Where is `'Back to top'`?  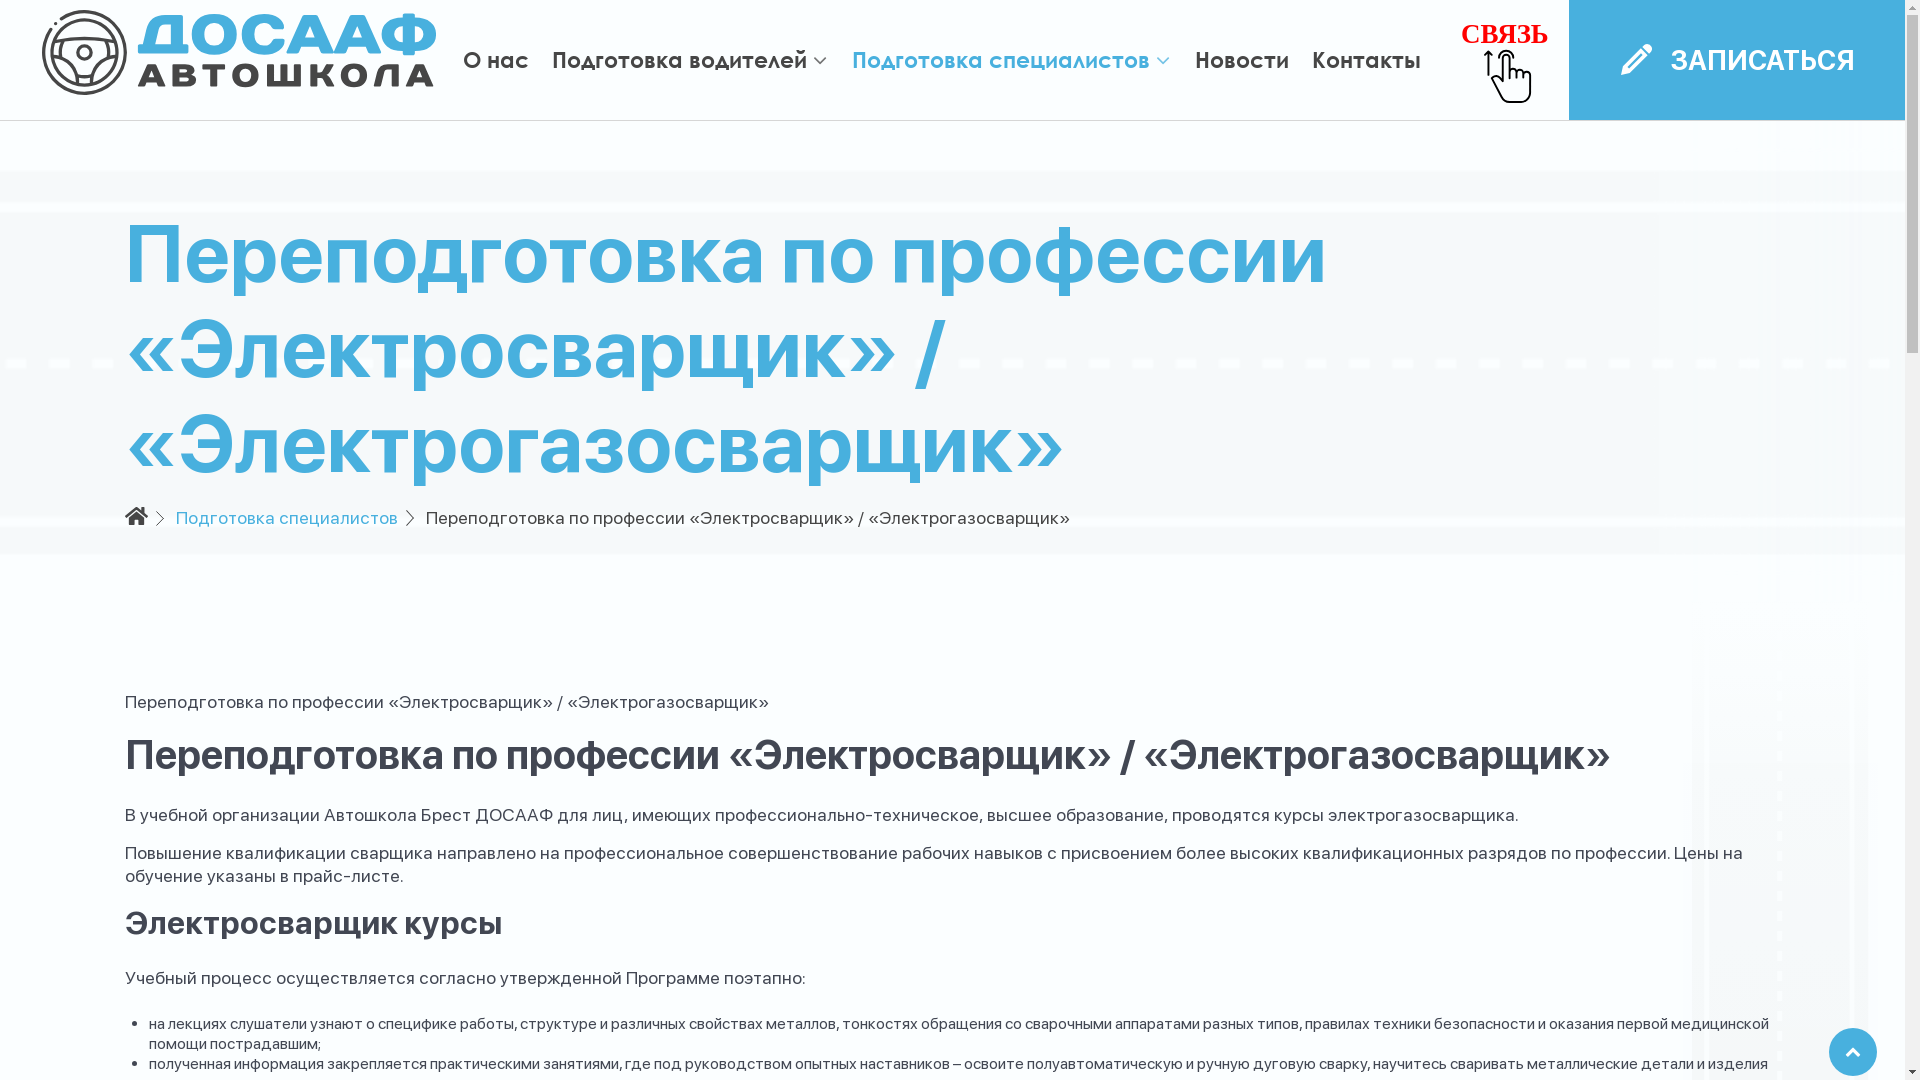
'Back to top' is located at coordinates (1851, 1051).